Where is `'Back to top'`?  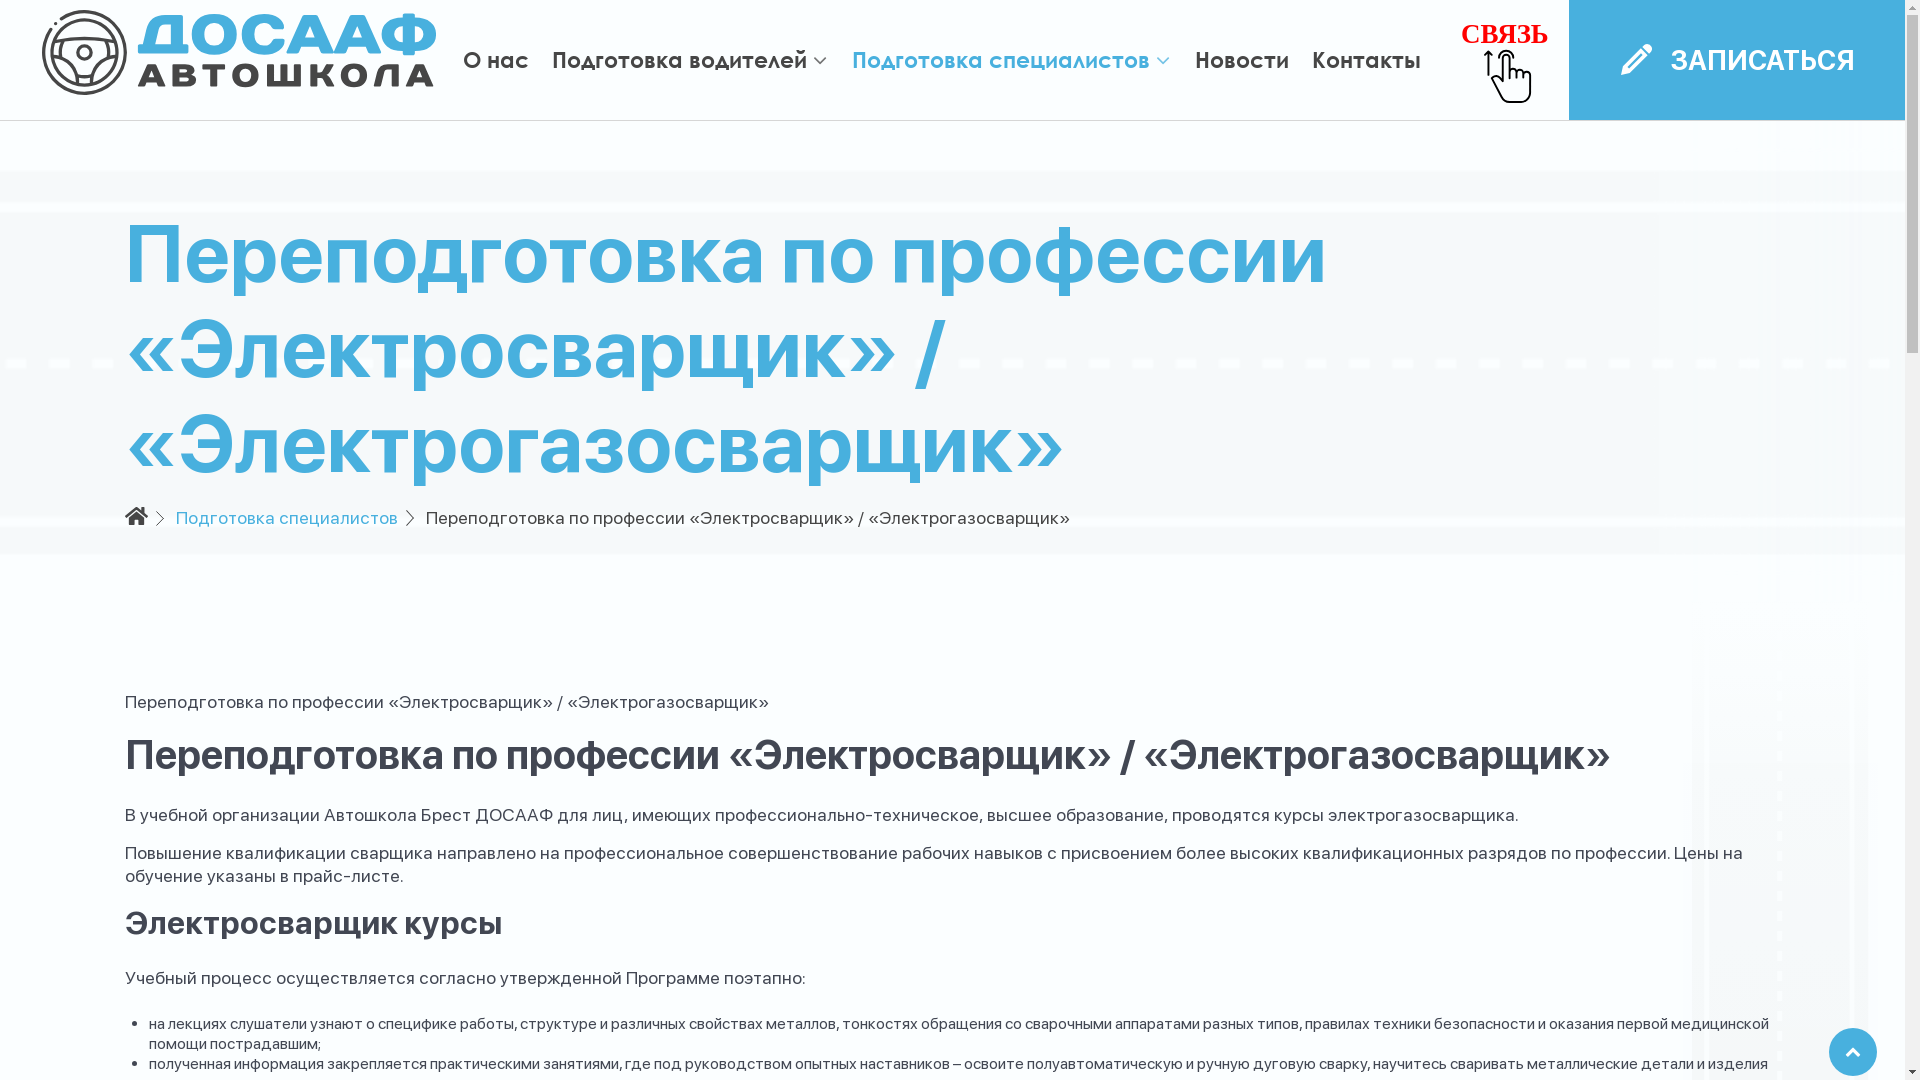
'Back to top' is located at coordinates (1851, 1051).